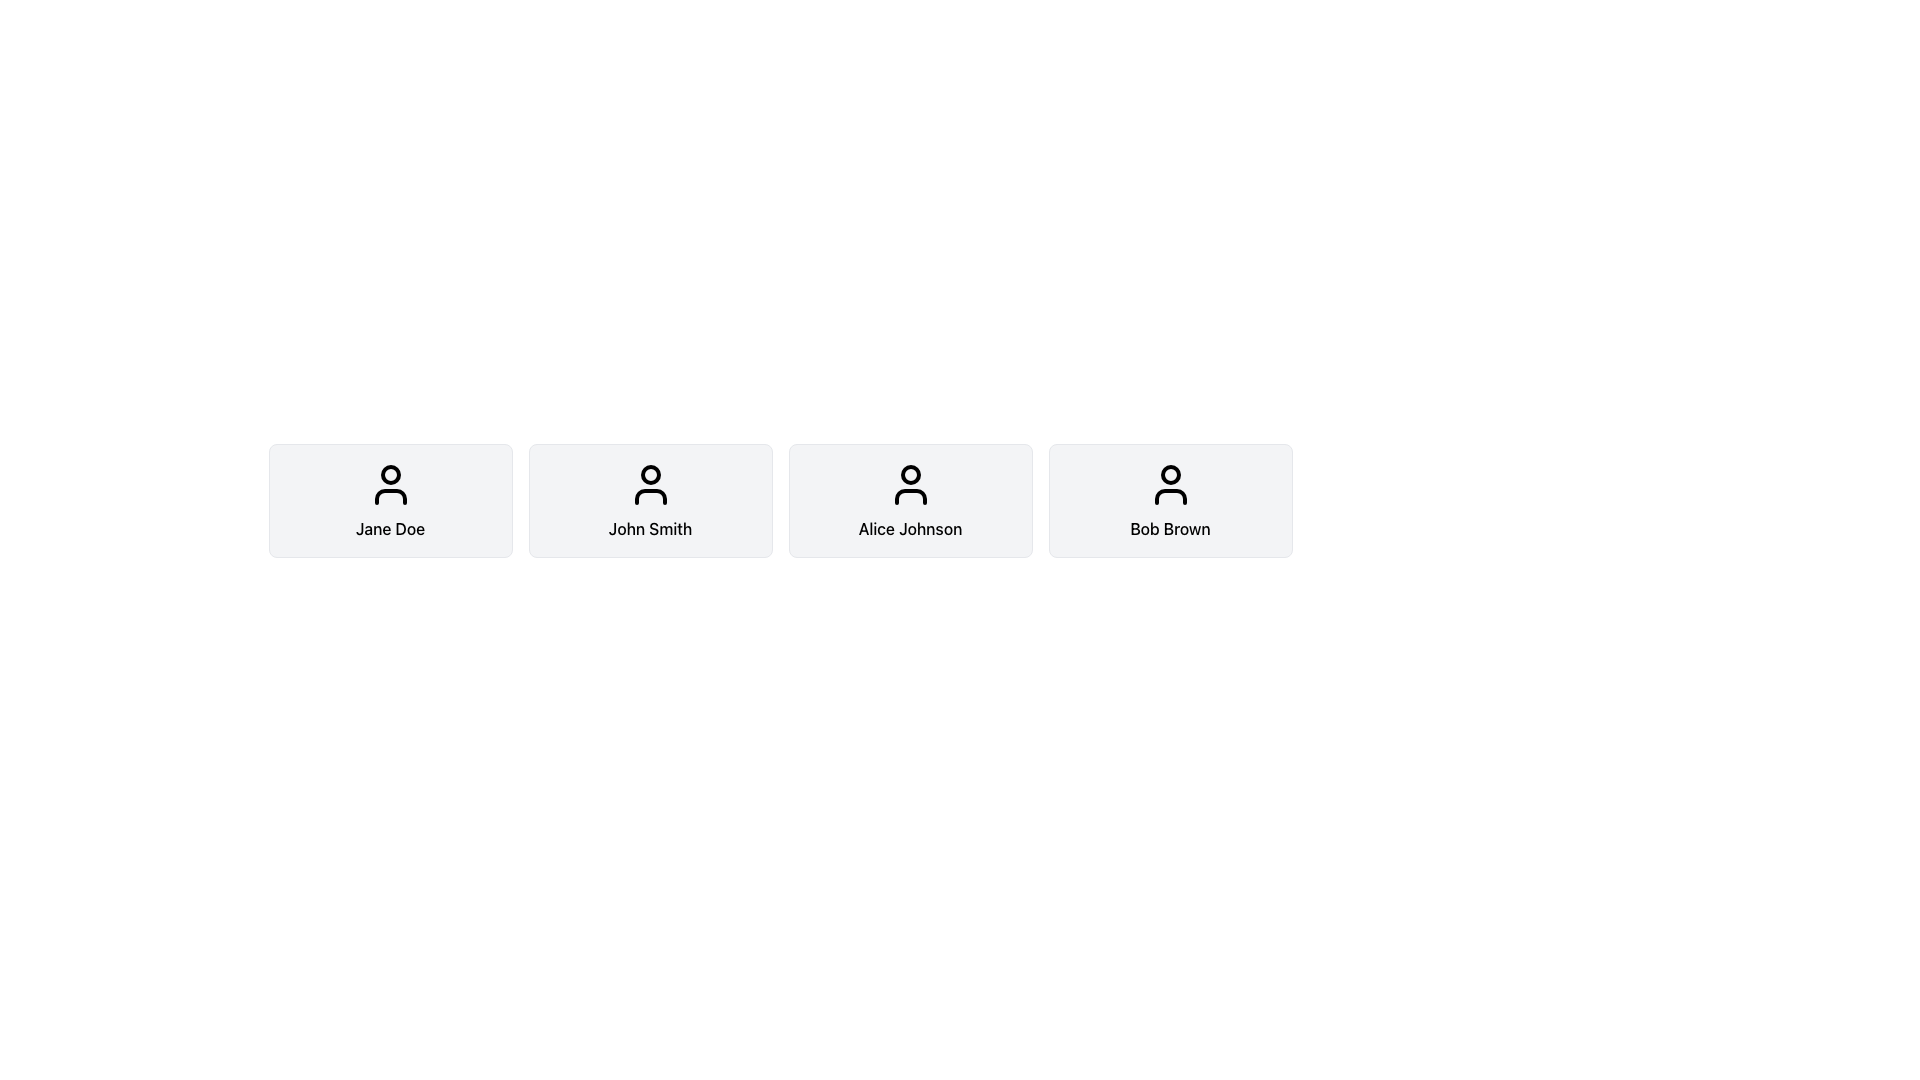 This screenshot has width=1920, height=1080. What do you see at coordinates (909, 527) in the screenshot?
I see `the text element displaying the name 'Alice Johnson'` at bounding box center [909, 527].